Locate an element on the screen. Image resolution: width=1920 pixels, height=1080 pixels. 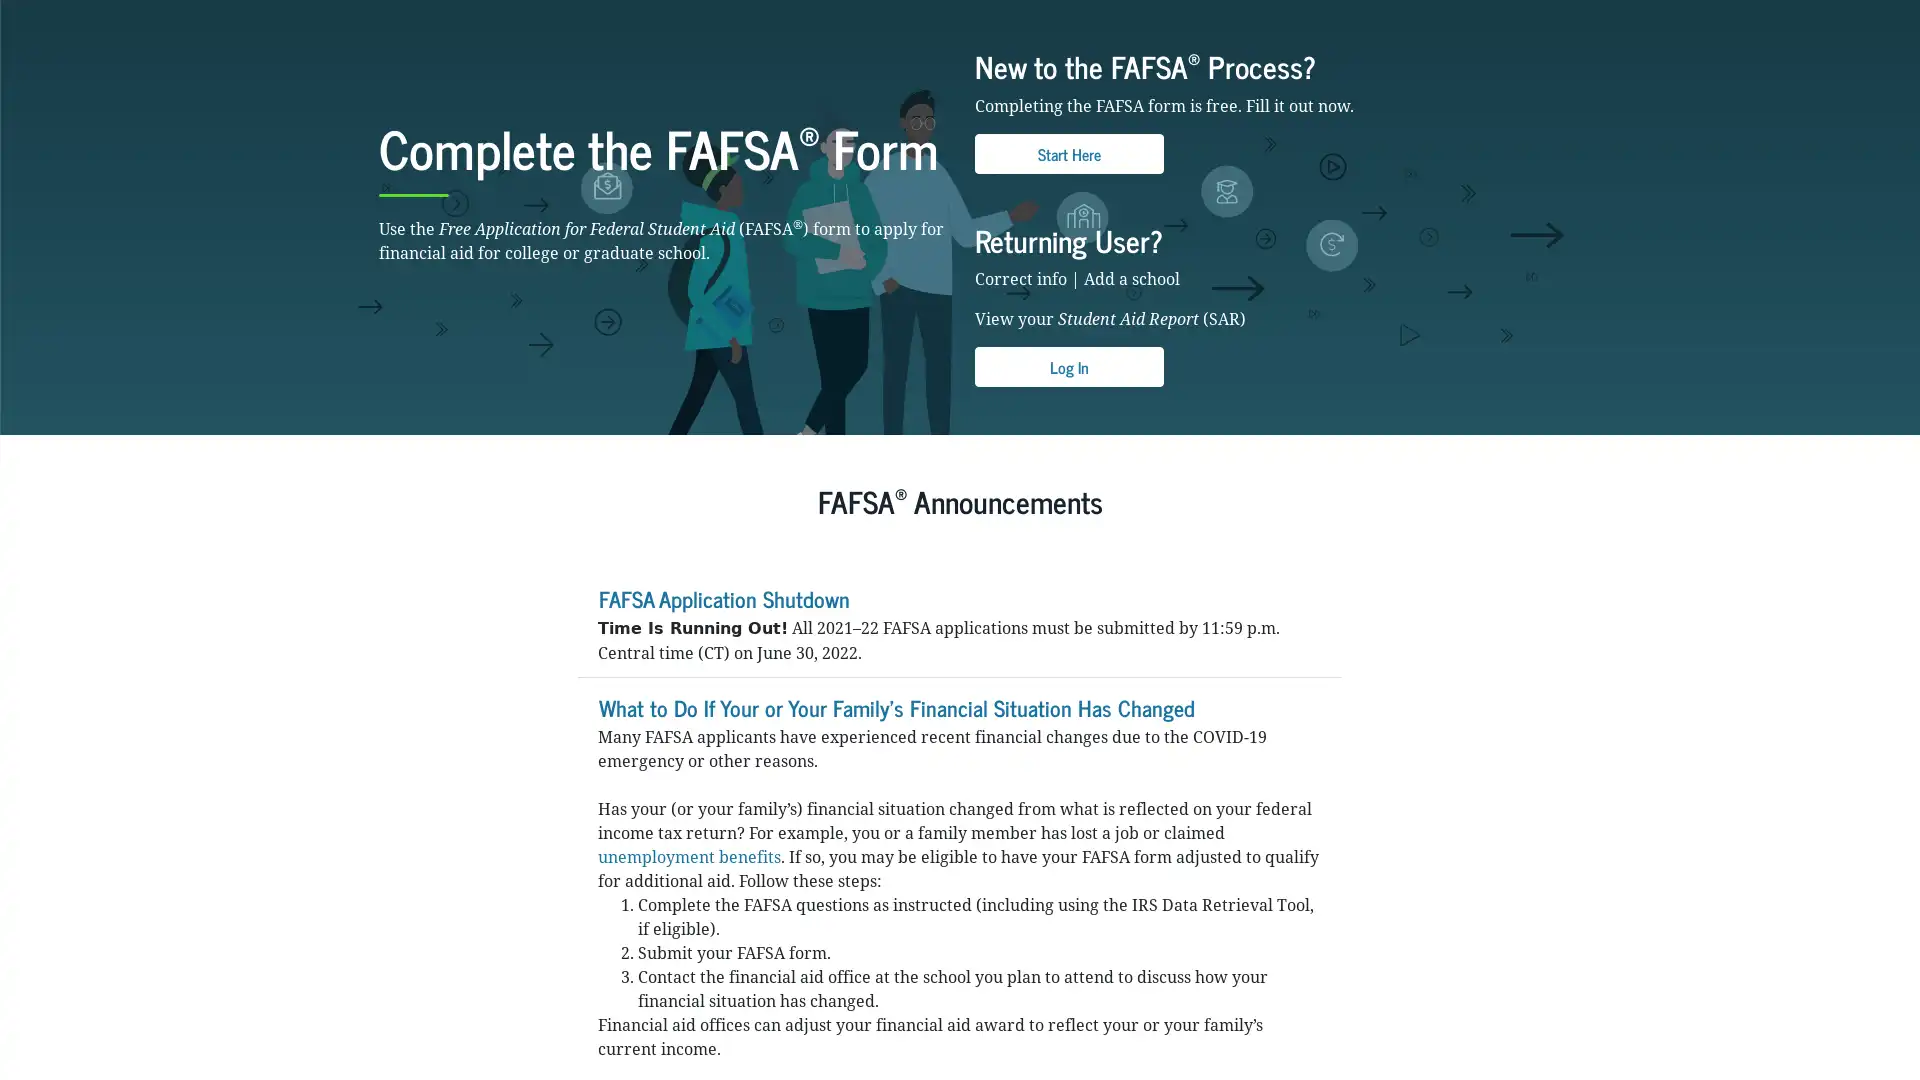
Start Here is located at coordinates (1068, 282).